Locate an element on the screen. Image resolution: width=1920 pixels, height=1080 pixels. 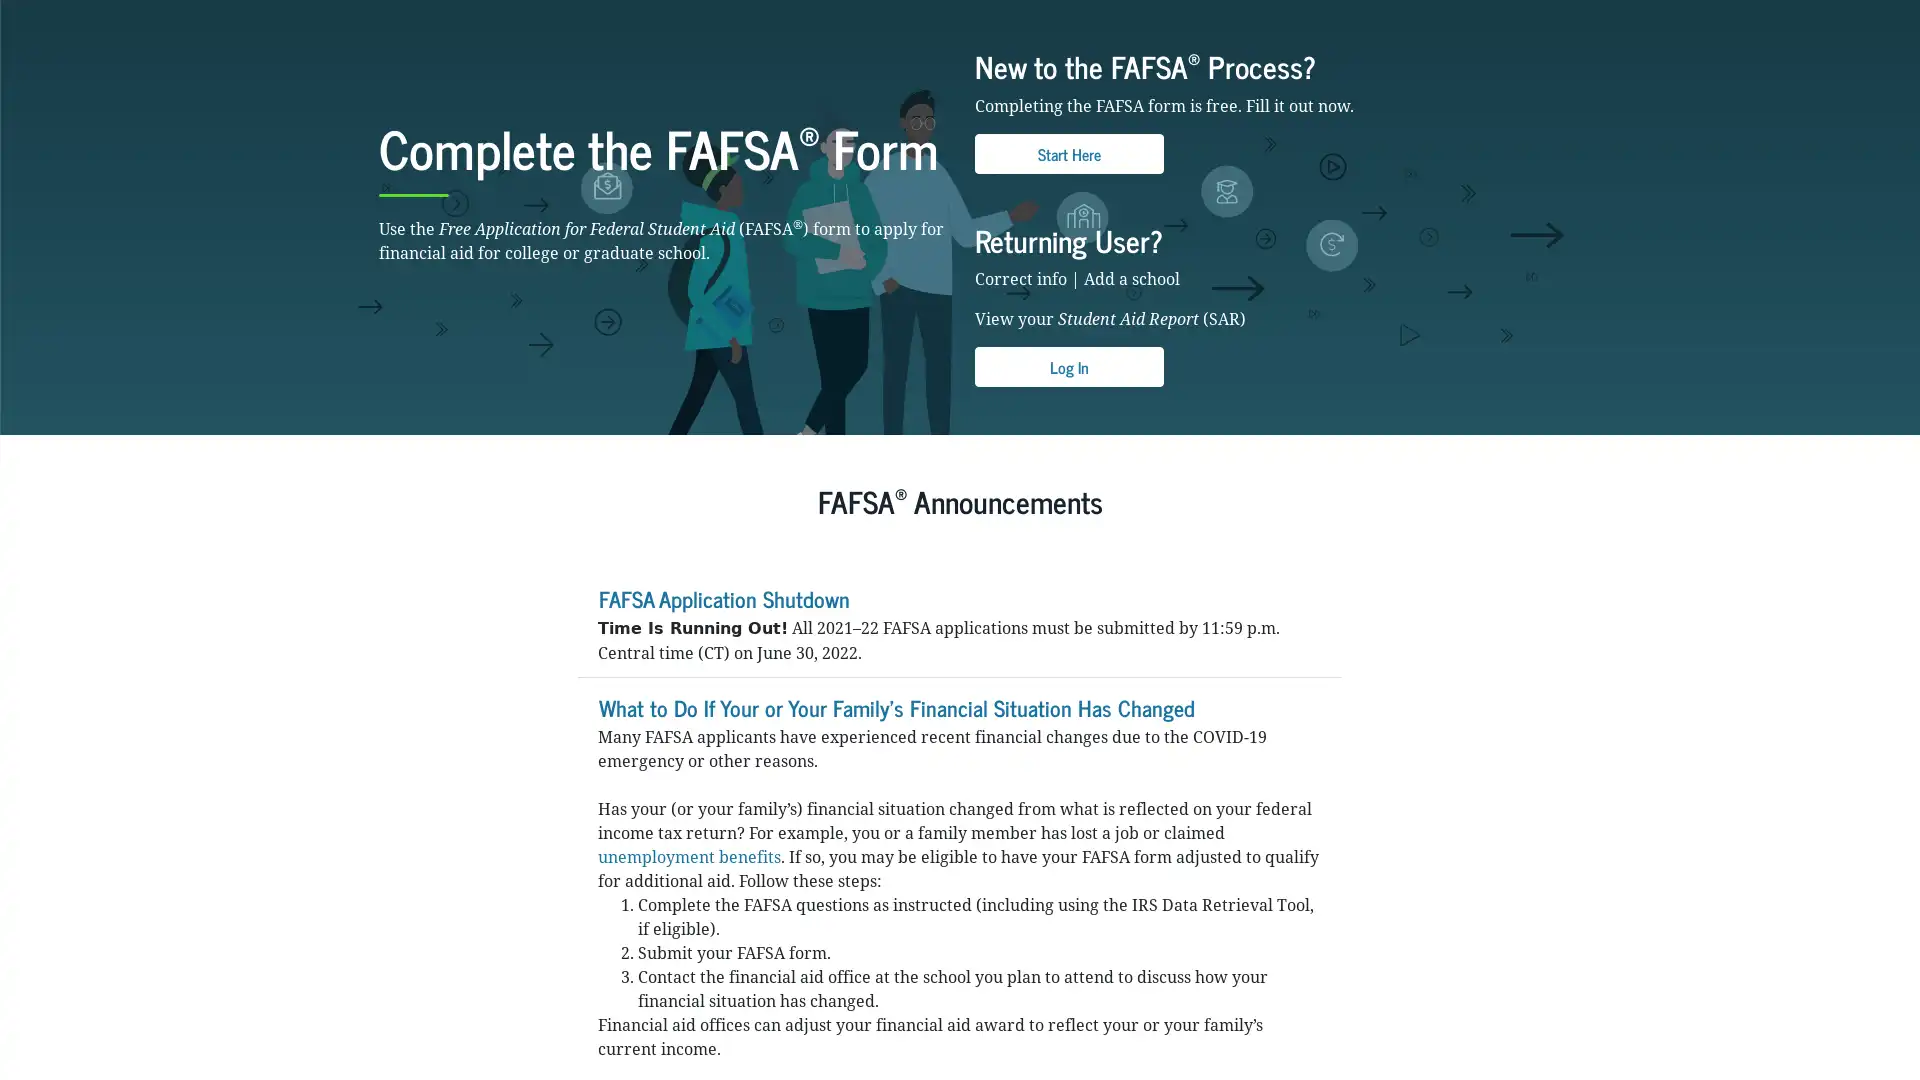
Start Here is located at coordinates (1068, 282).